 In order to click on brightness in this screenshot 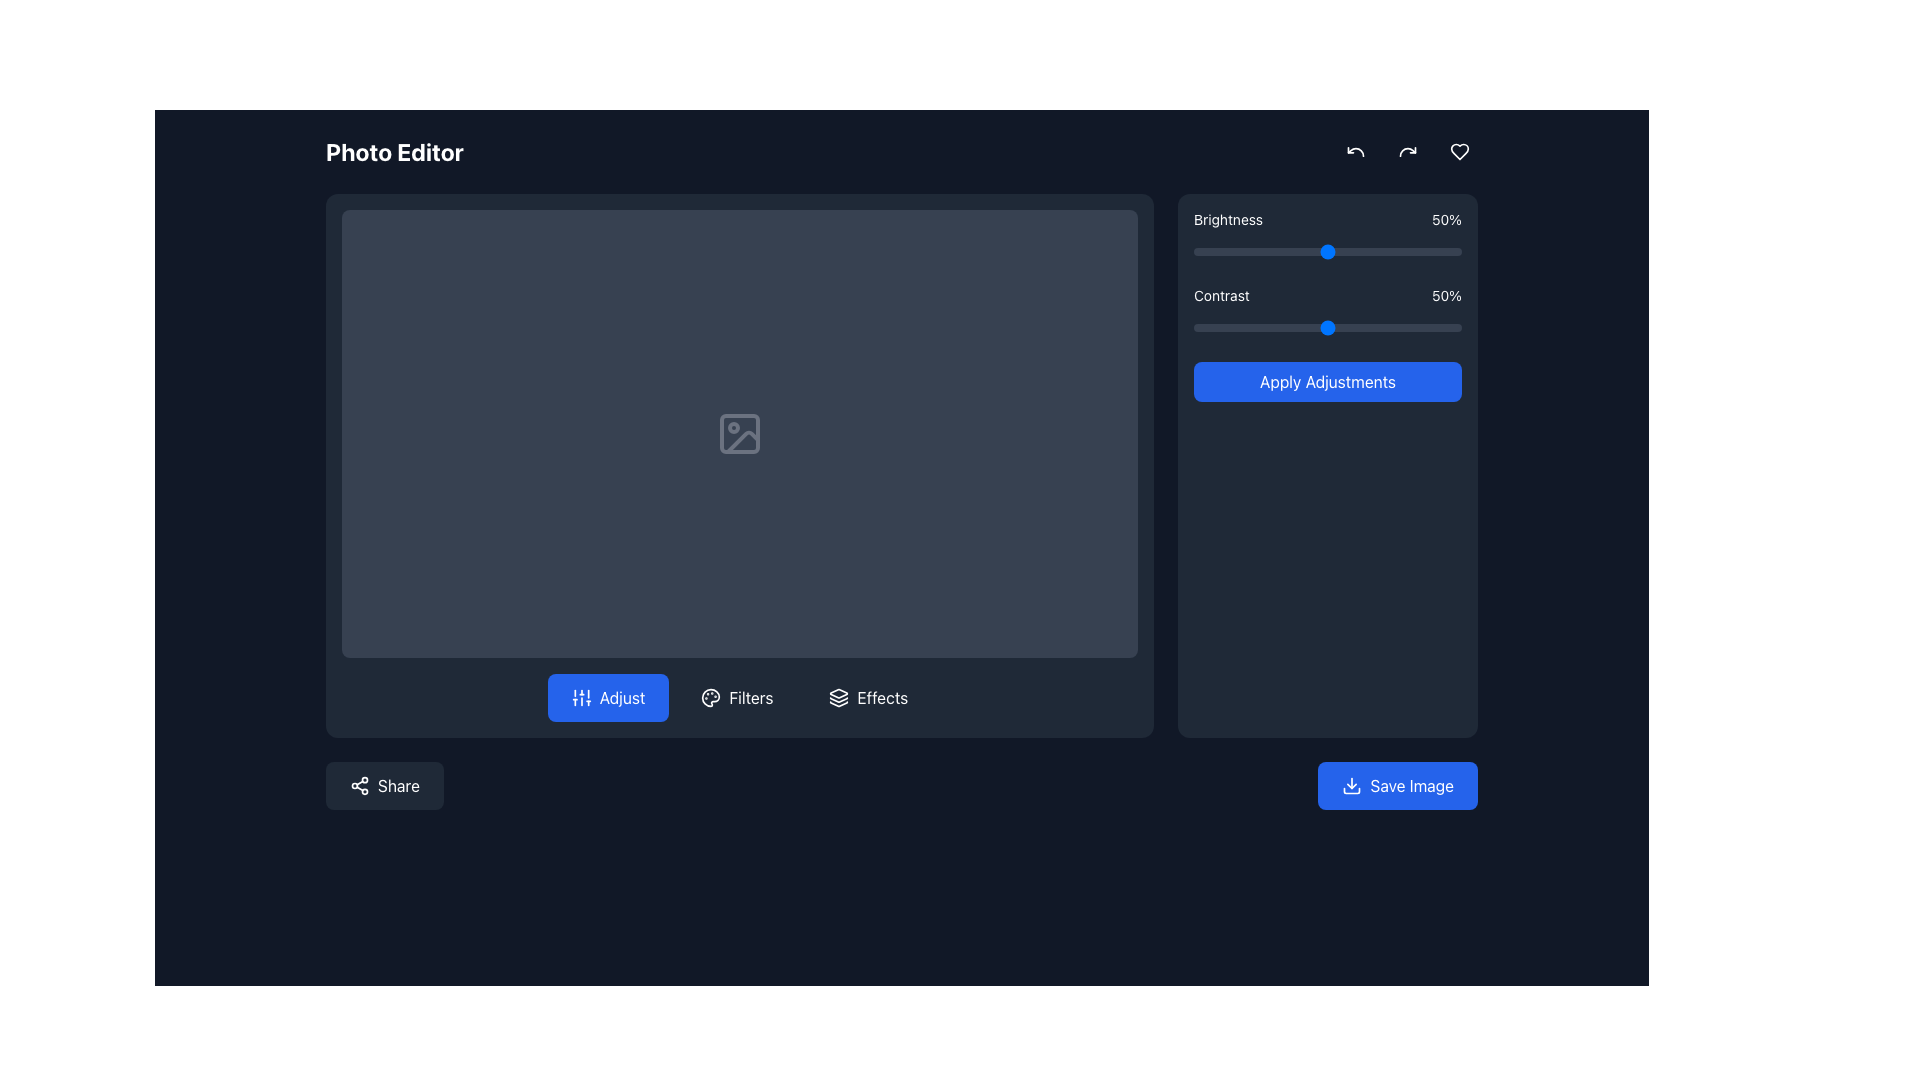, I will do `click(1456, 250)`.